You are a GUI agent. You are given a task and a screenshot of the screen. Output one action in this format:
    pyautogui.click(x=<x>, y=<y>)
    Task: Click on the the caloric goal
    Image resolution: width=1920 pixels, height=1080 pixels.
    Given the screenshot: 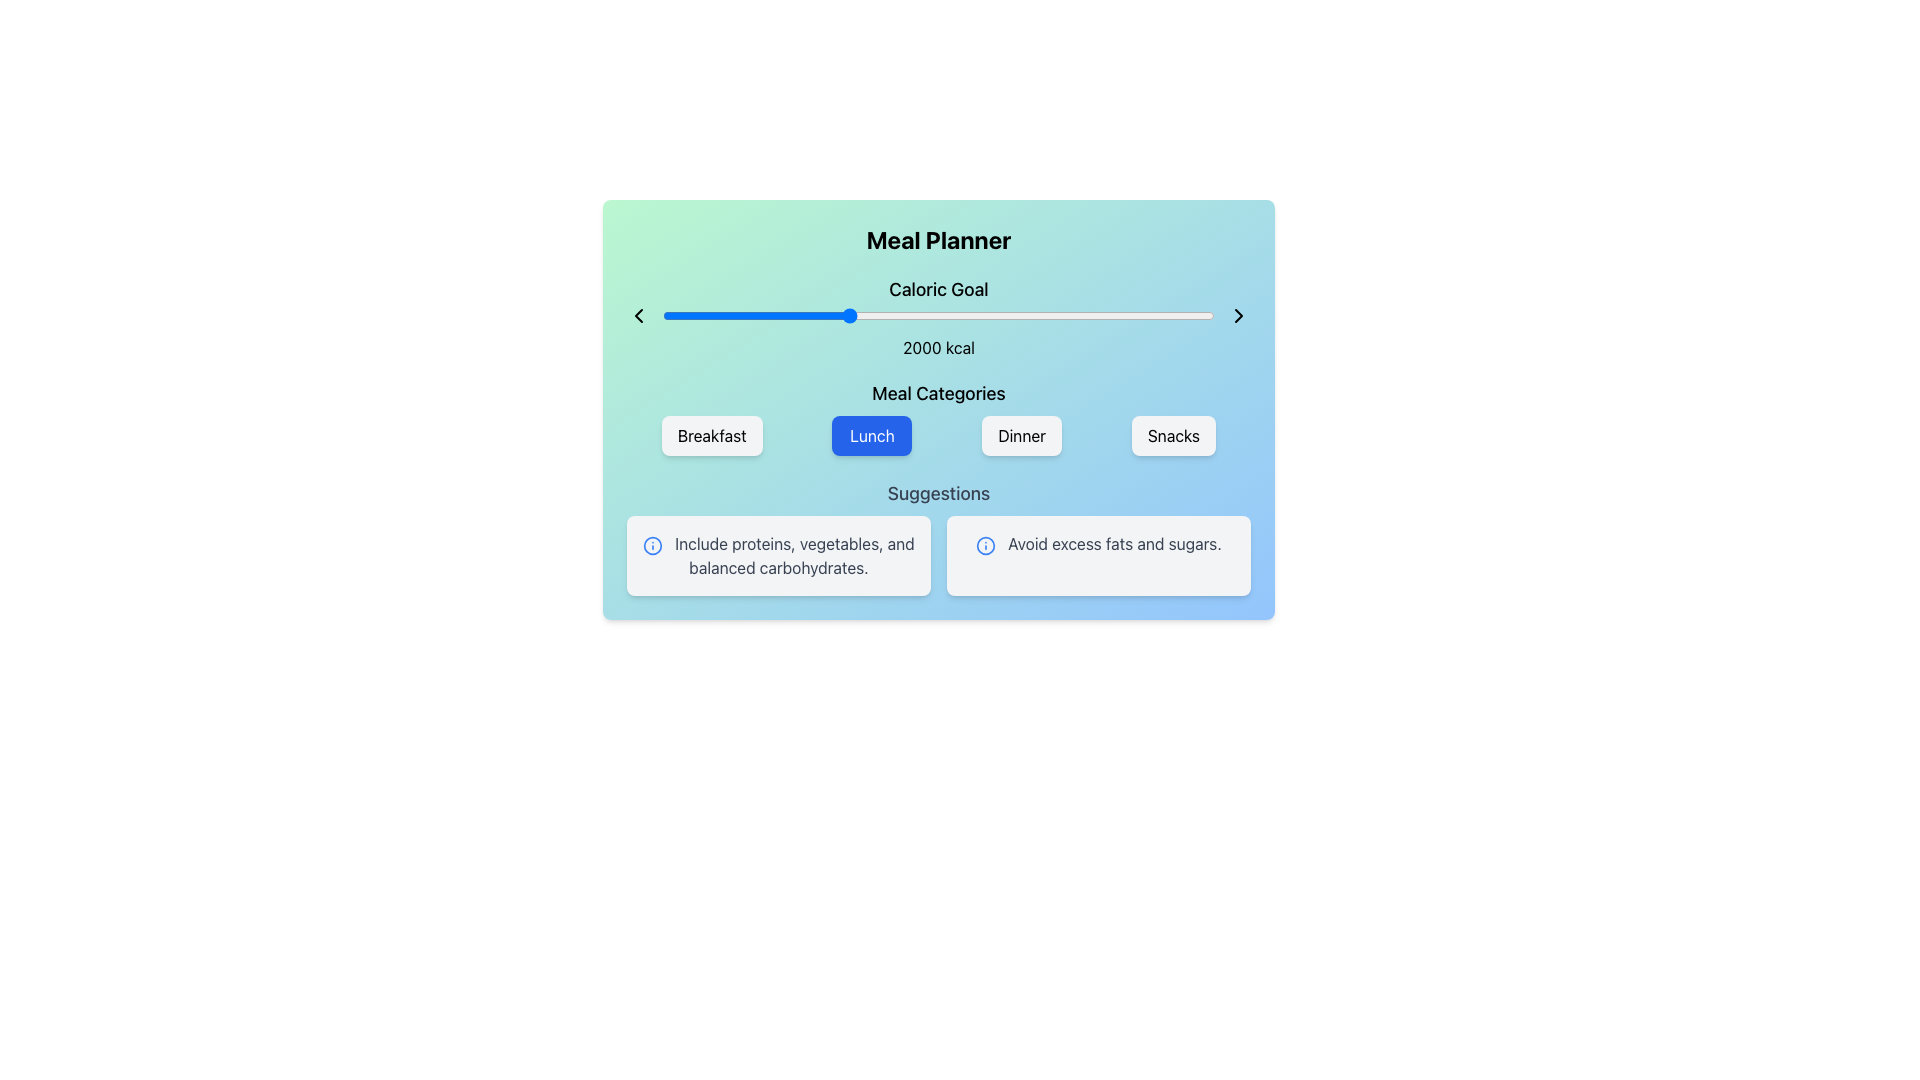 What is the action you would take?
    pyautogui.click(x=1100, y=315)
    